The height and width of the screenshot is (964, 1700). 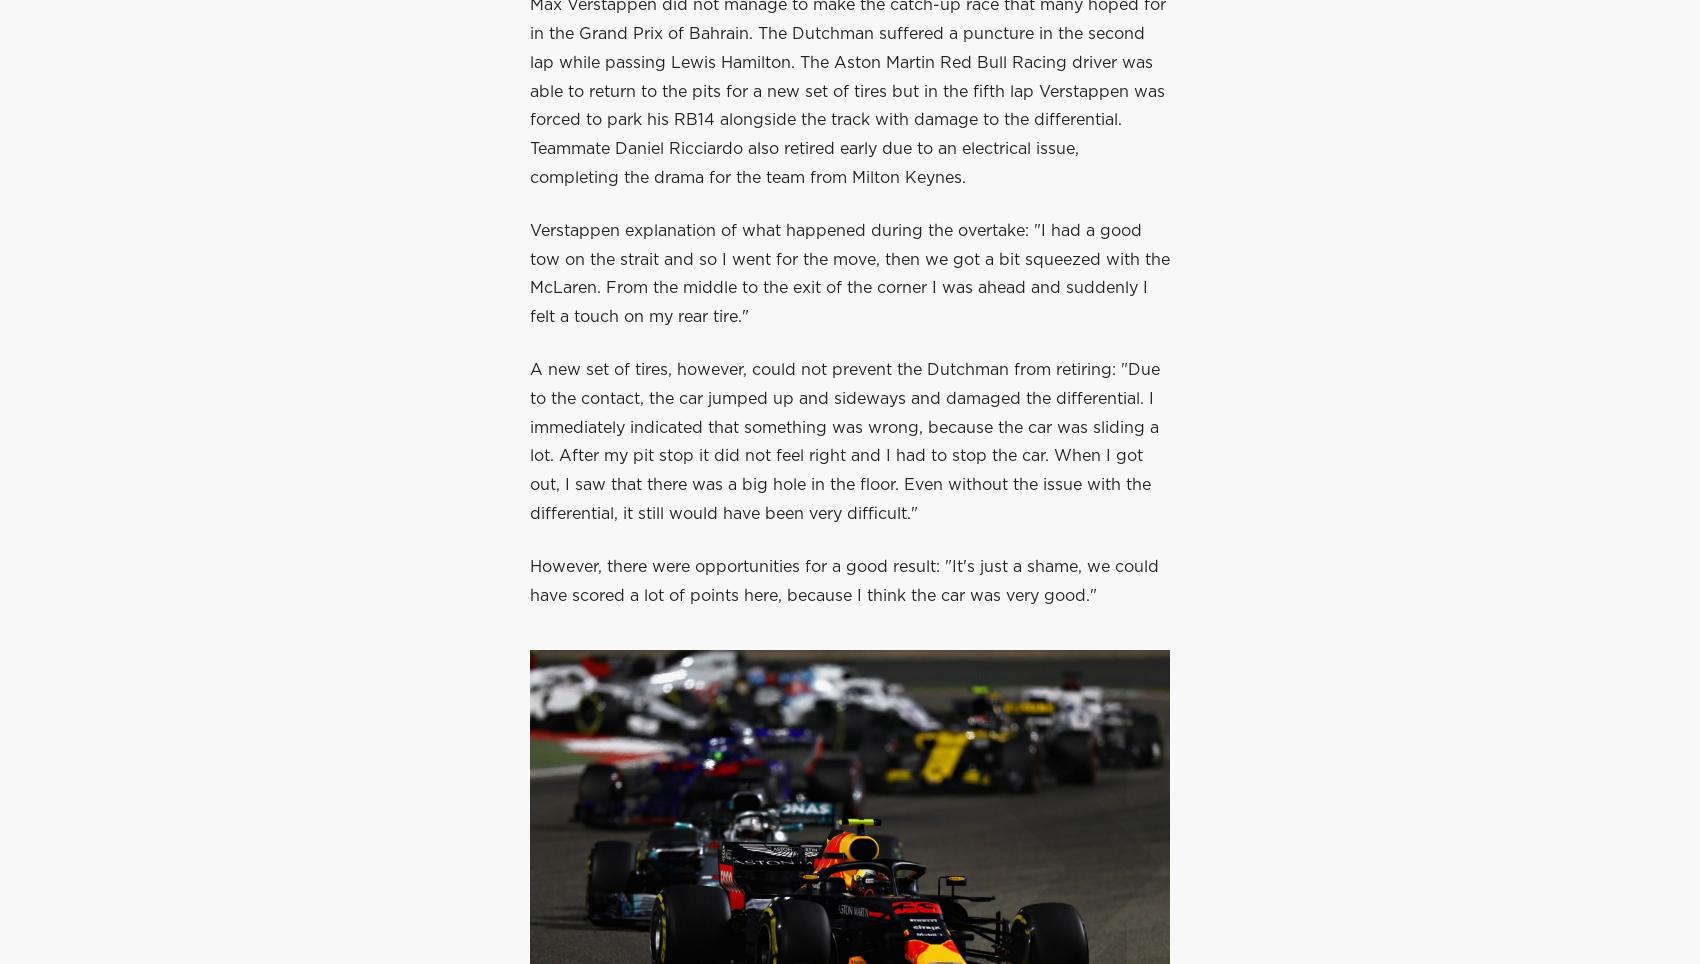 I want to click on 'Home', so click(x=871, y=873).